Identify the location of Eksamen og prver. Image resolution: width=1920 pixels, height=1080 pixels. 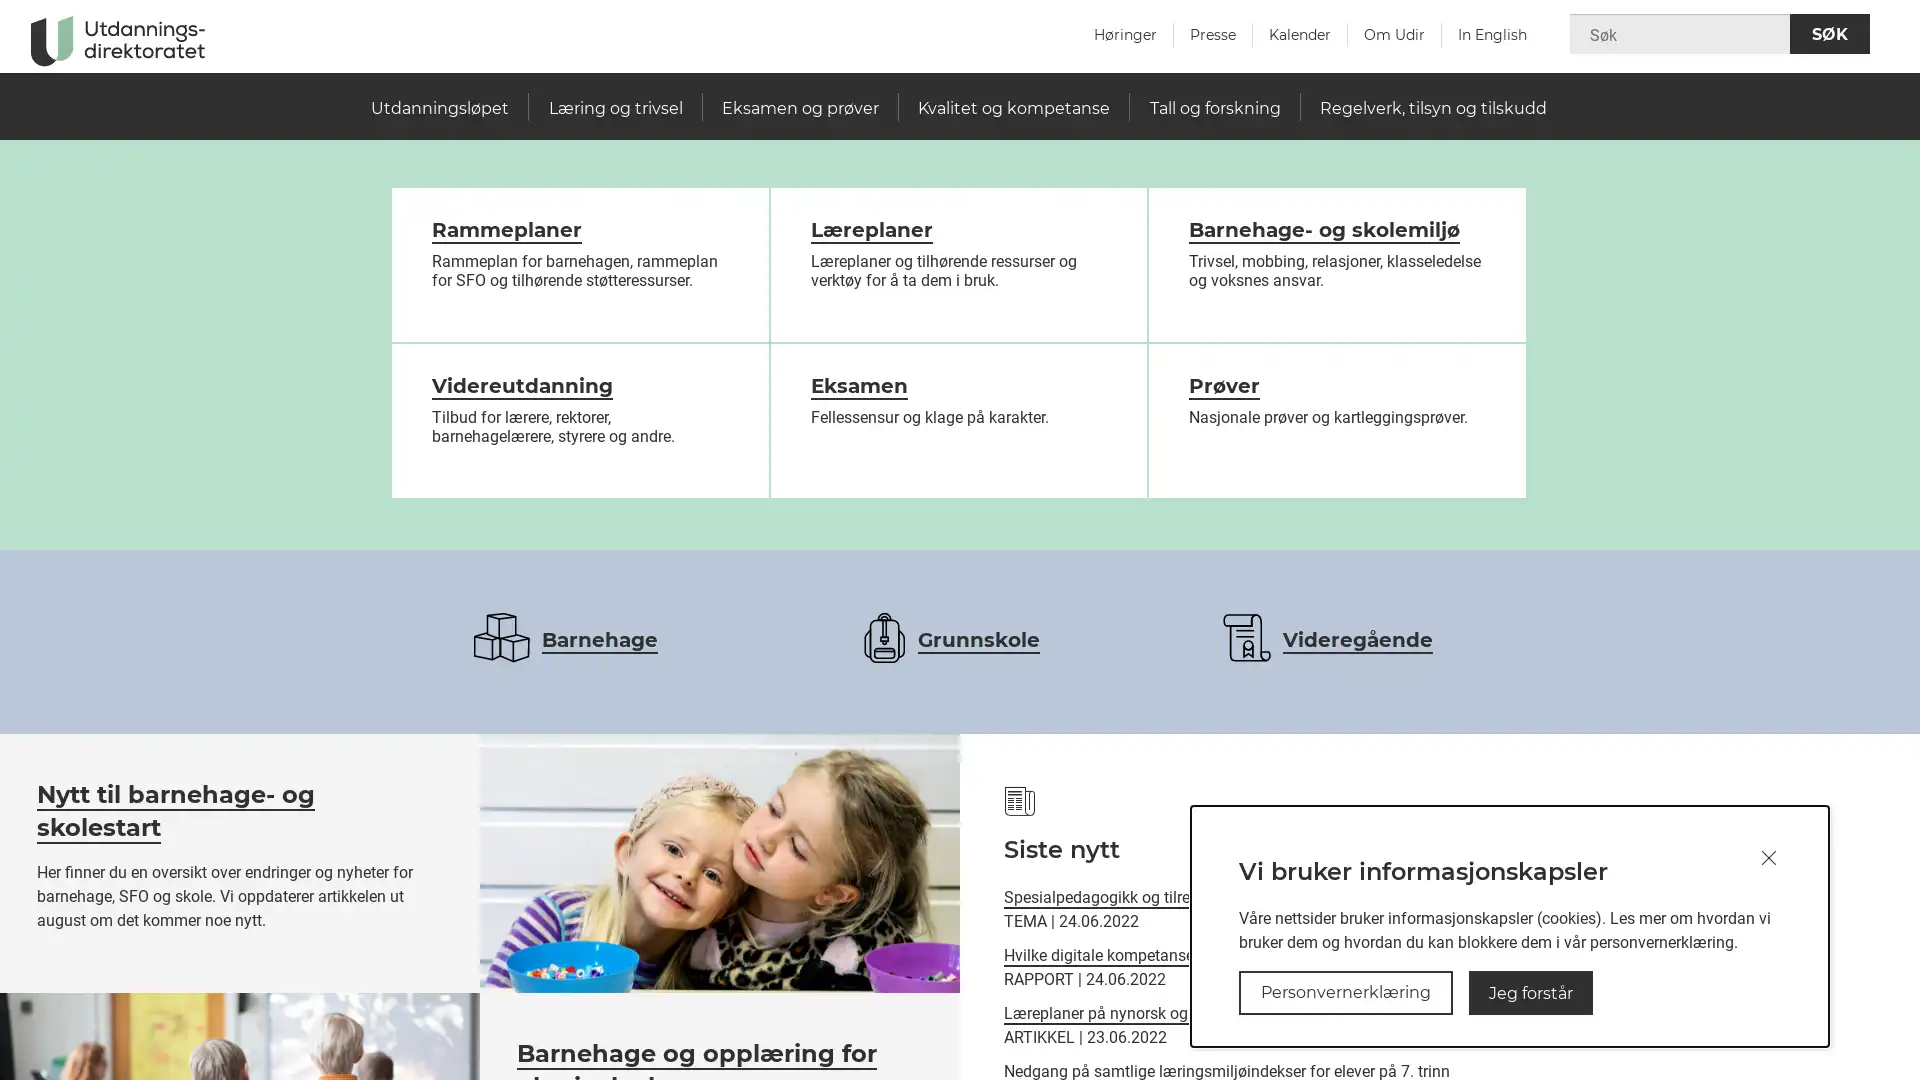
(798, 108).